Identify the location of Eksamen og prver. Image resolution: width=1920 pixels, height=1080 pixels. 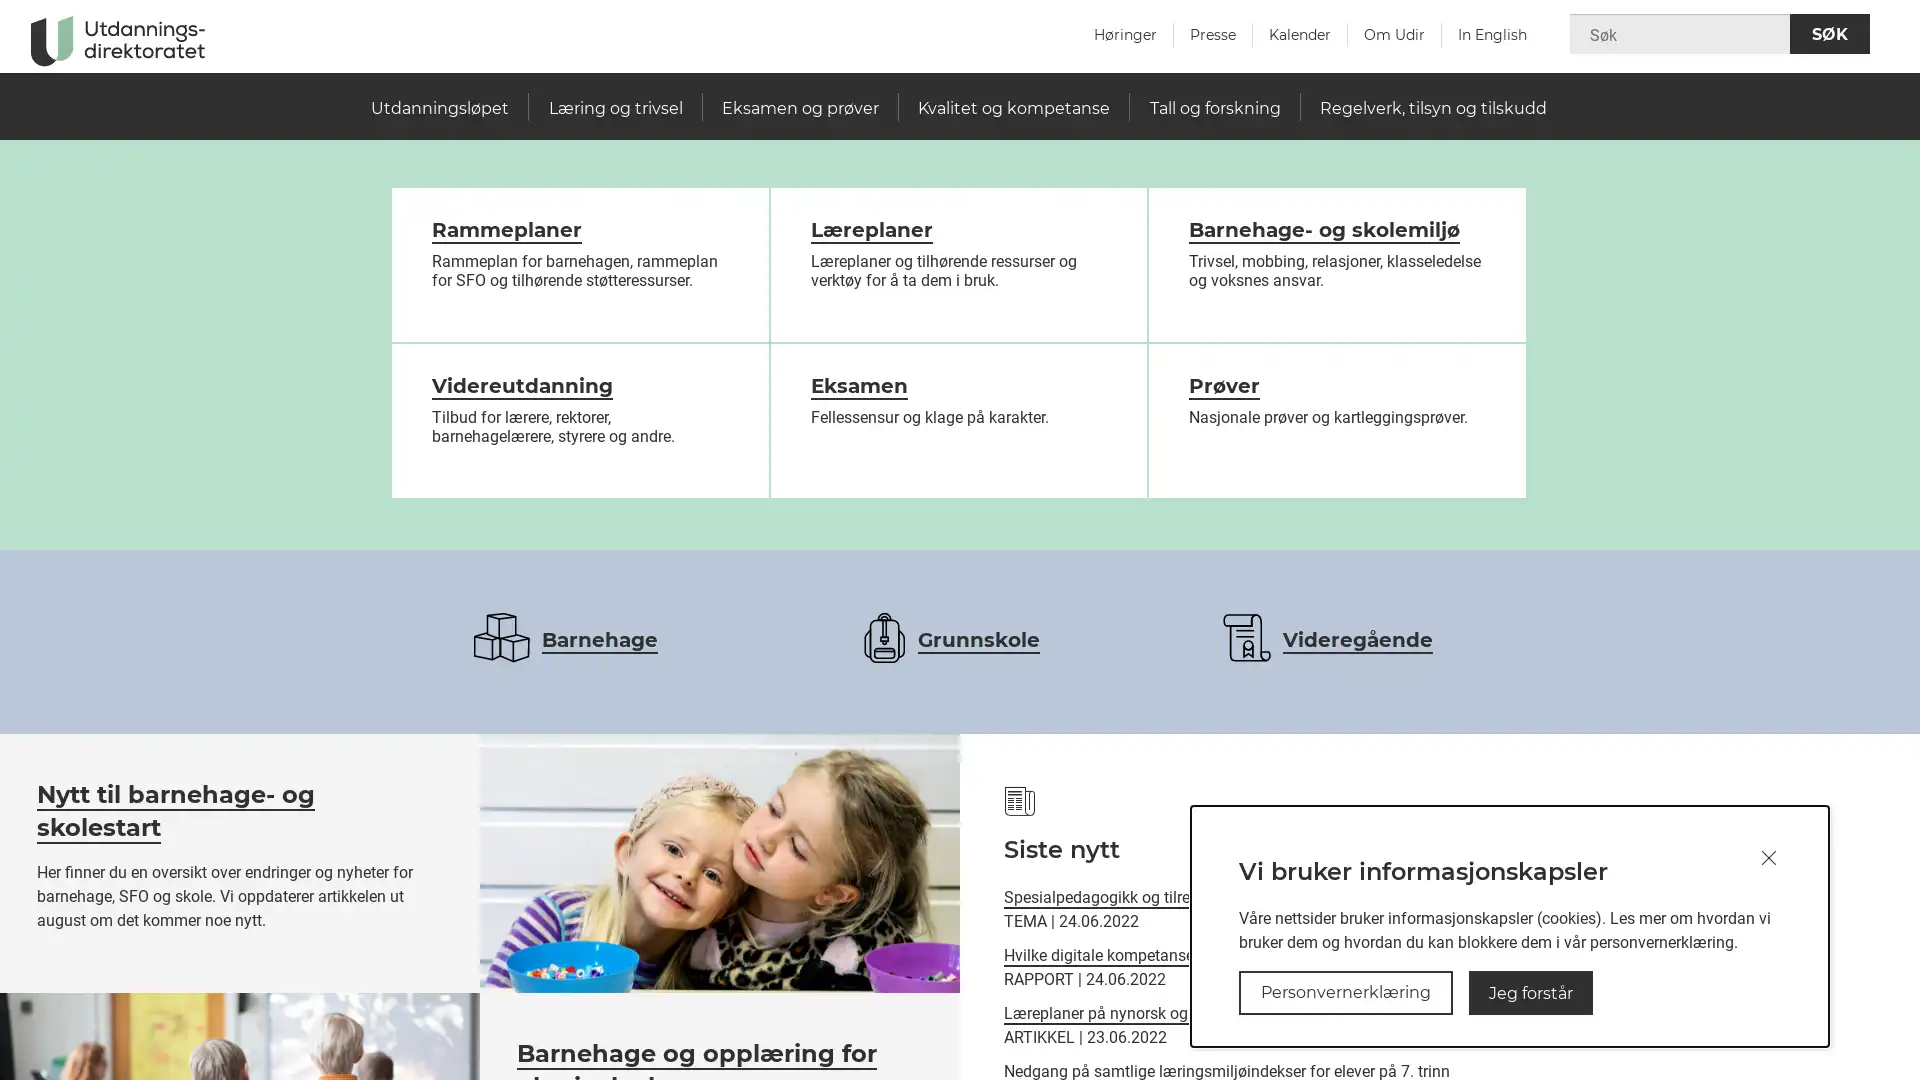
(798, 108).